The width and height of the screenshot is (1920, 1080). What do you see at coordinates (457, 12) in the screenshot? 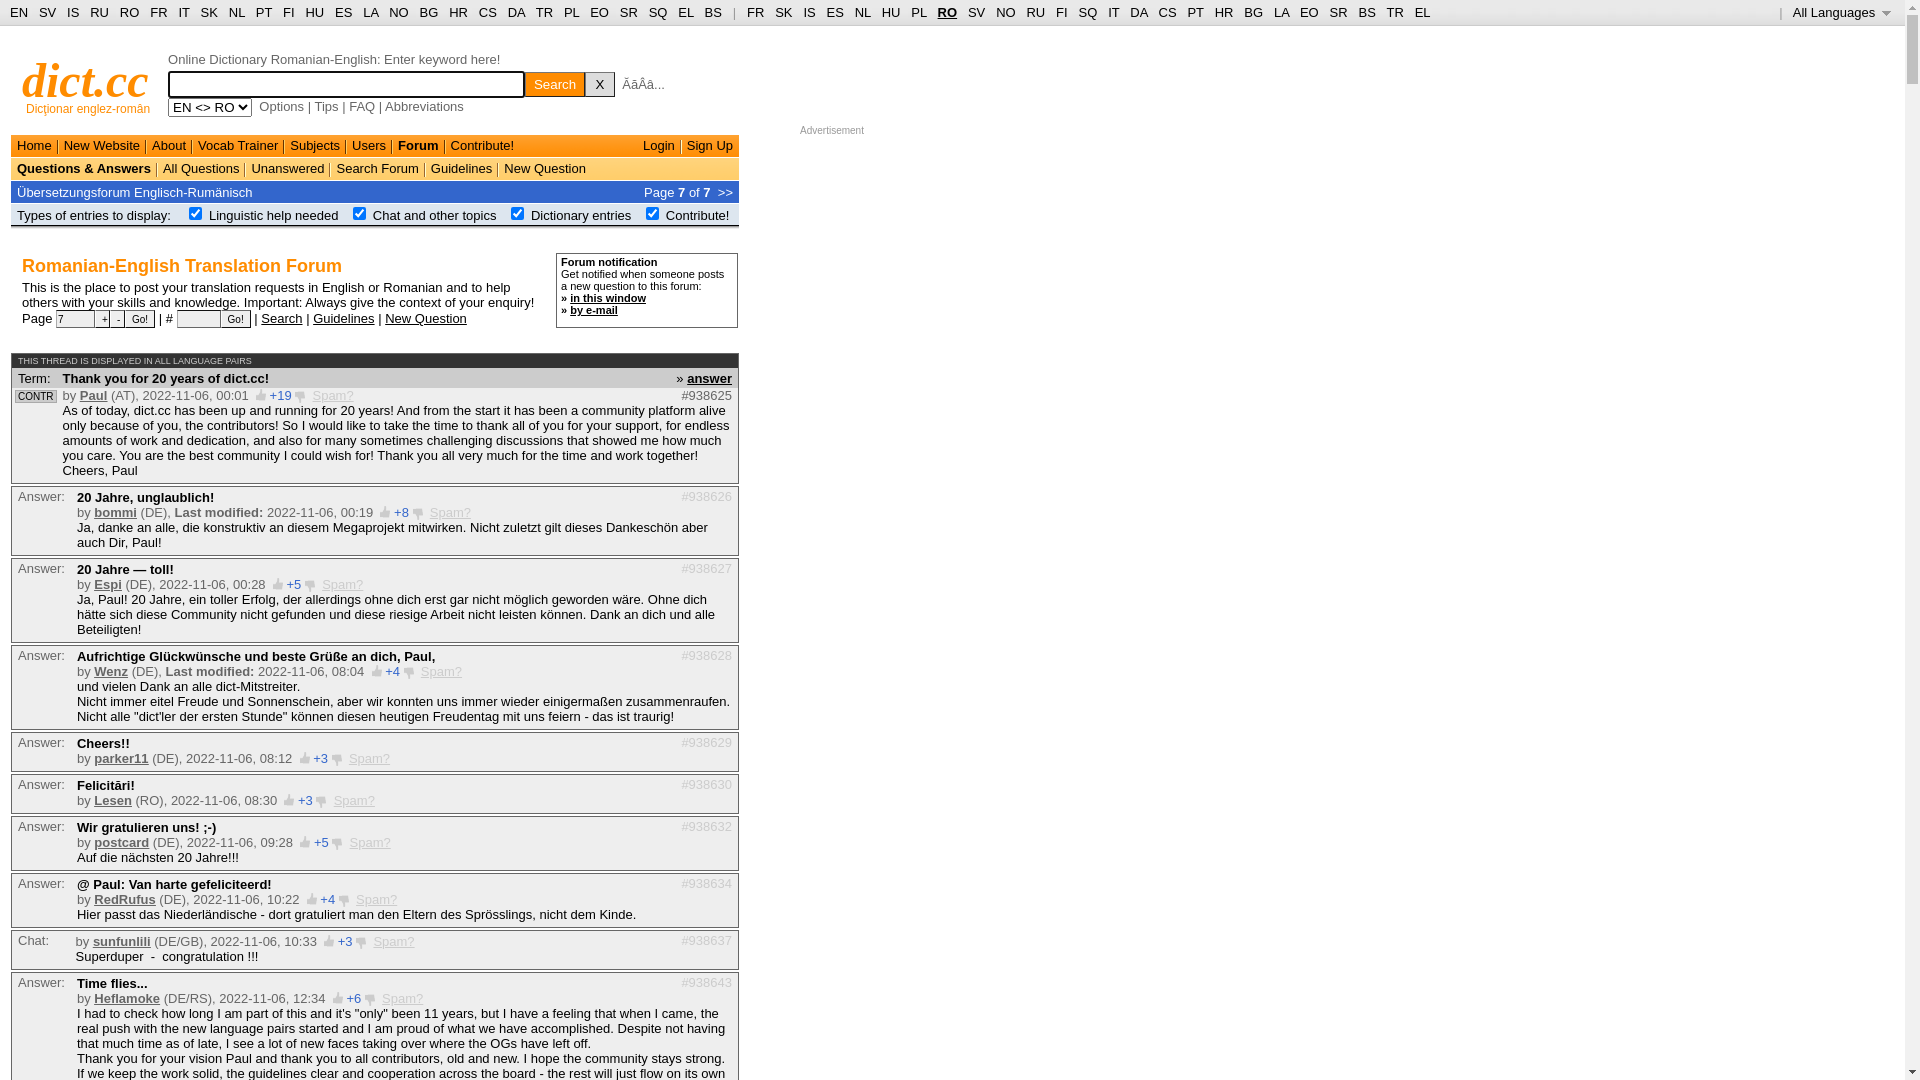
I see `'HR'` at bounding box center [457, 12].